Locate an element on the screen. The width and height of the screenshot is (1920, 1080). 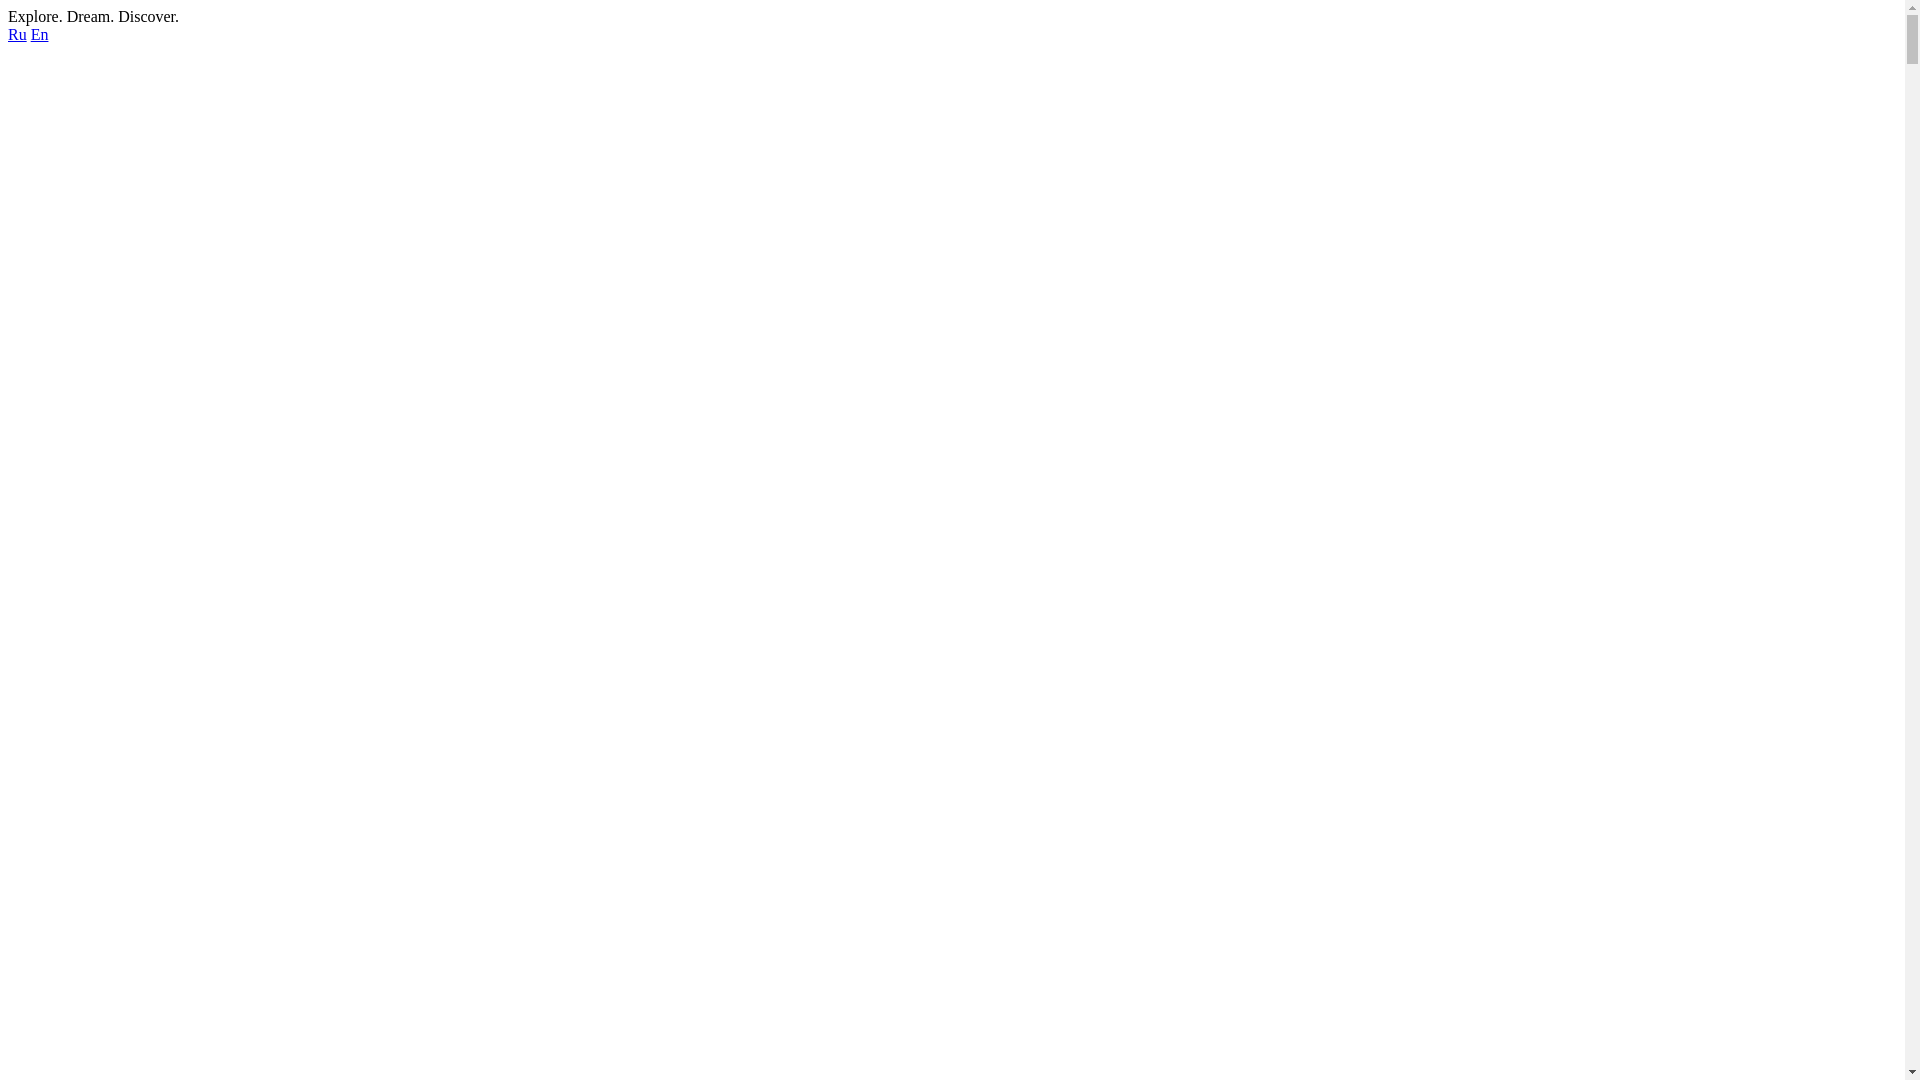
'En' is located at coordinates (30, 34).